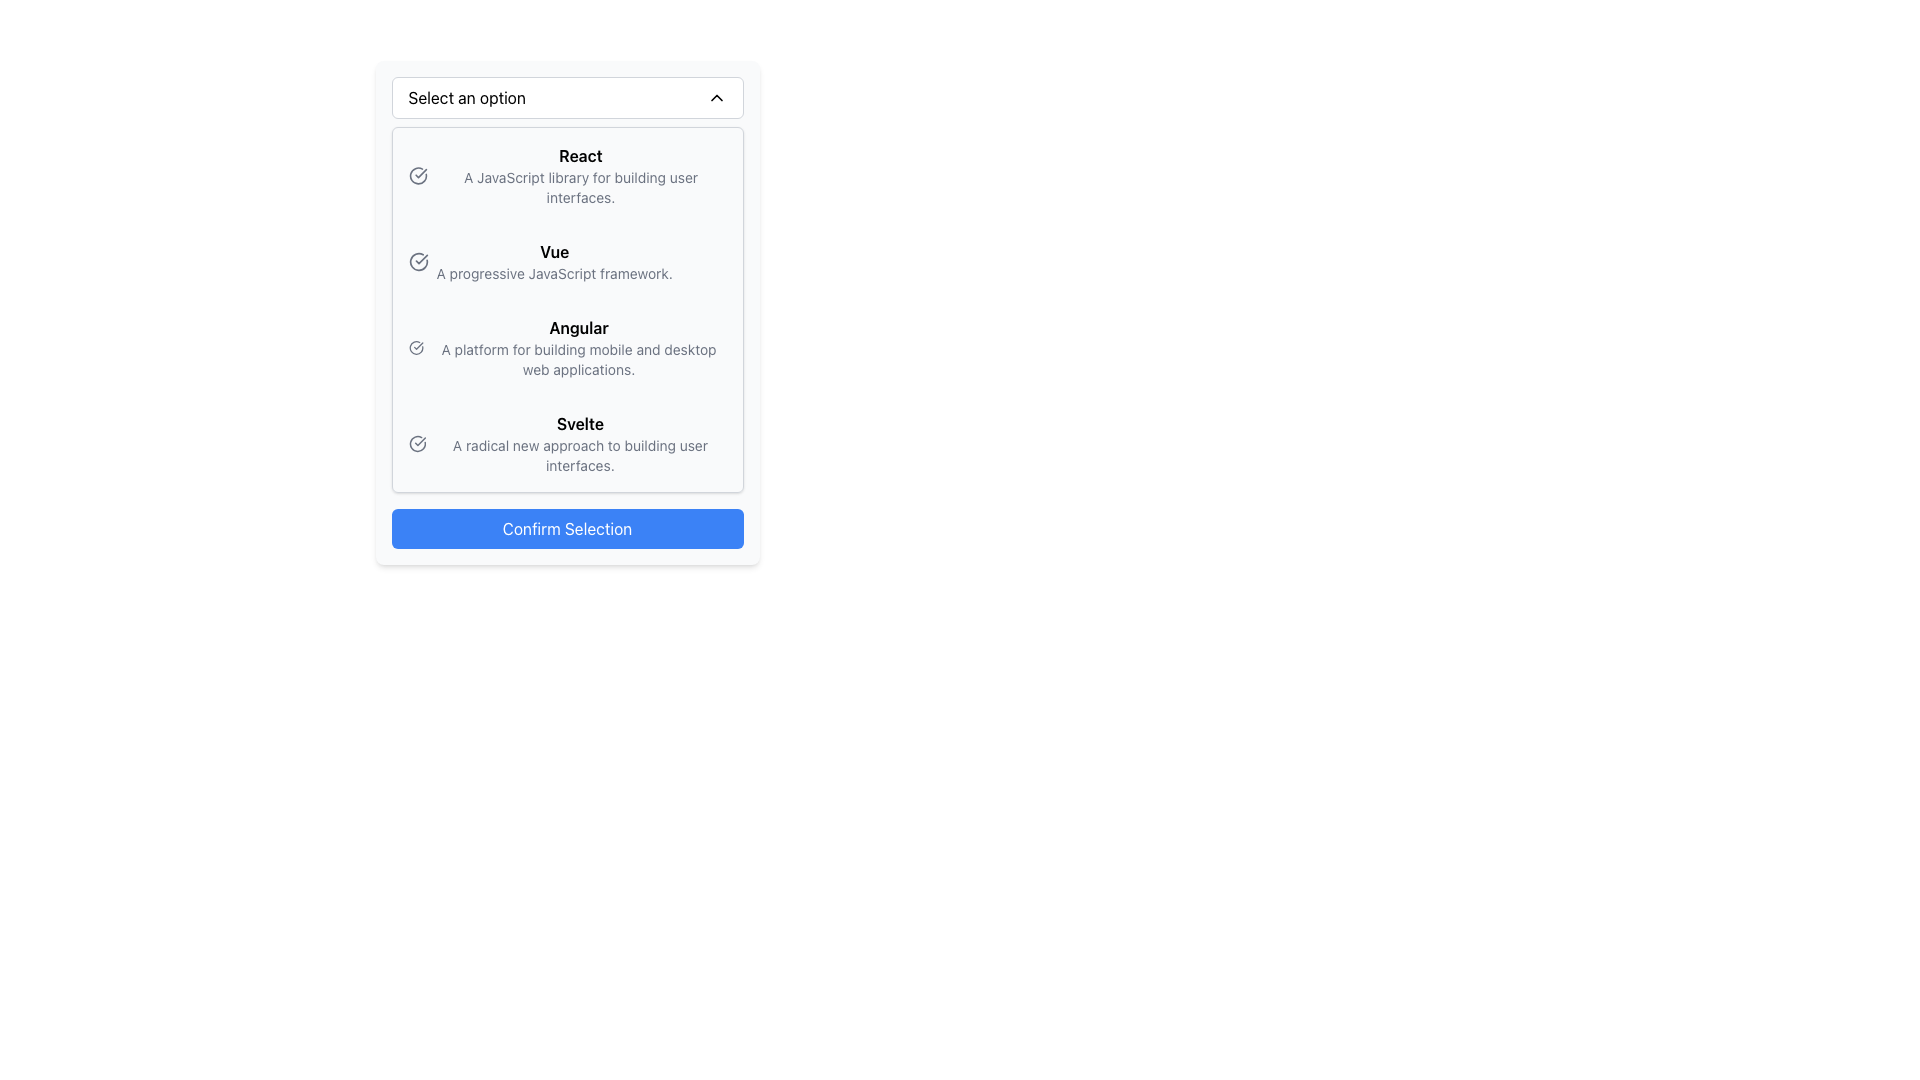 This screenshot has width=1920, height=1080. What do you see at coordinates (417, 261) in the screenshot?
I see `the circular checkbox icon representing a checkmark for the 'Vue' option in the dropdown list, which is styled with a simplistic outline and gray color` at bounding box center [417, 261].